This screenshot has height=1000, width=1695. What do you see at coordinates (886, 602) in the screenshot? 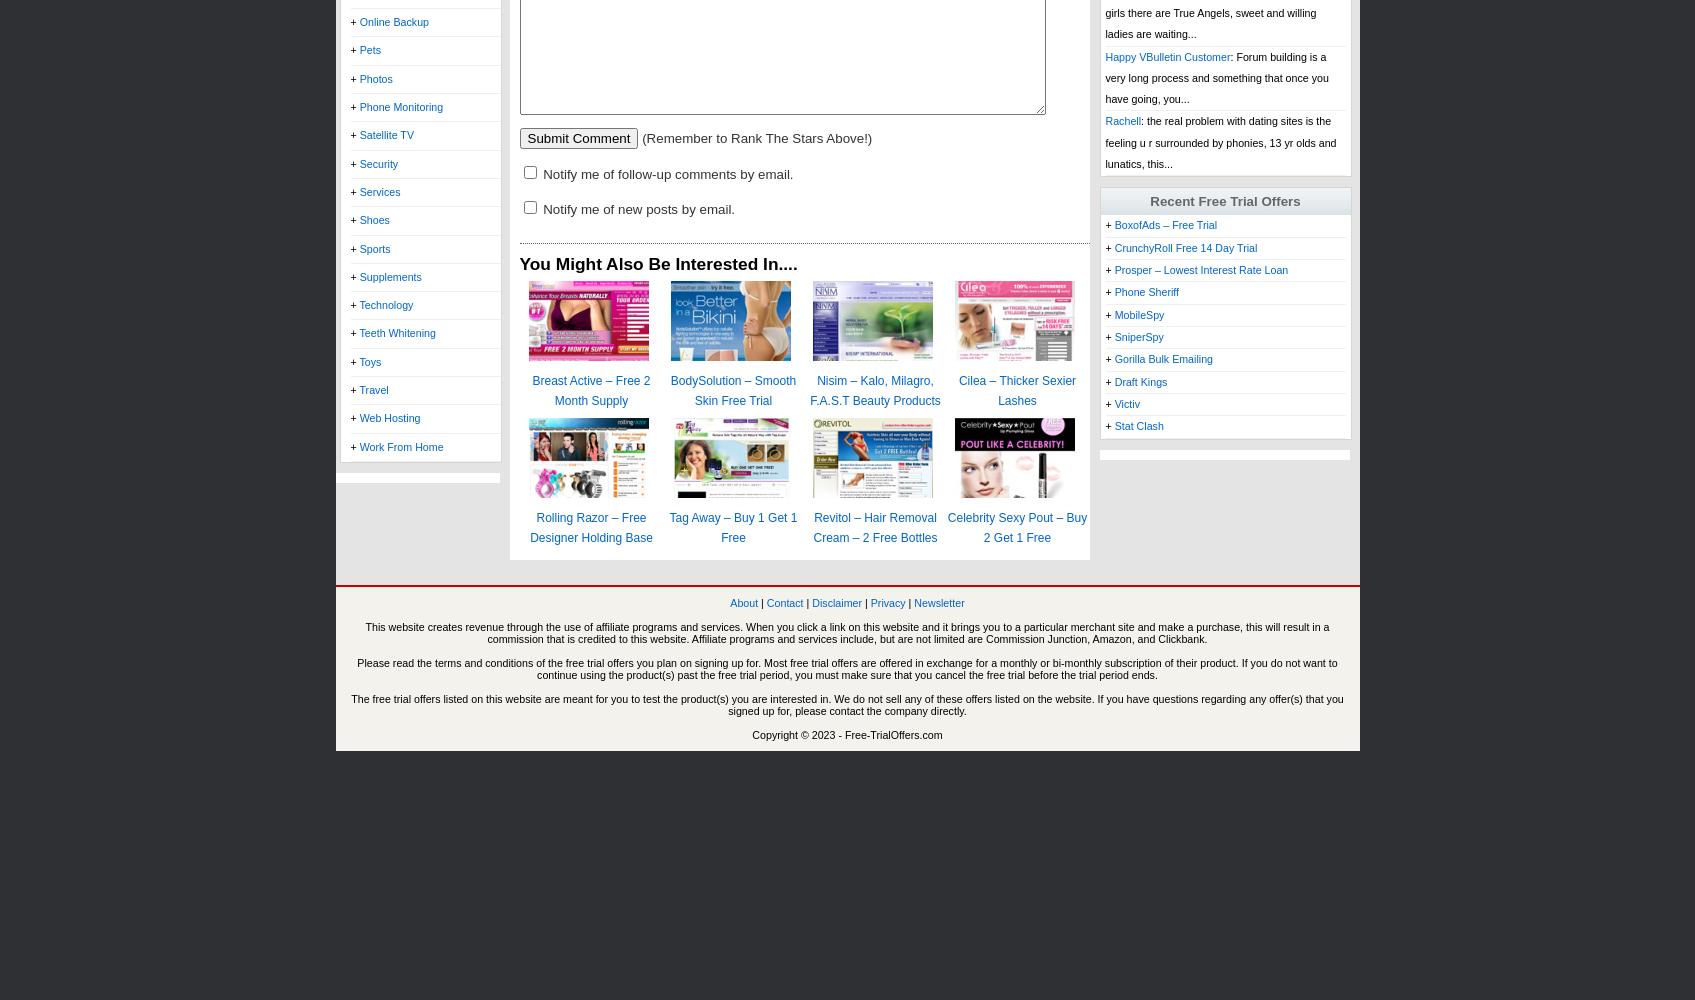
I see `'Privacy'` at bounding box center [886, 602].